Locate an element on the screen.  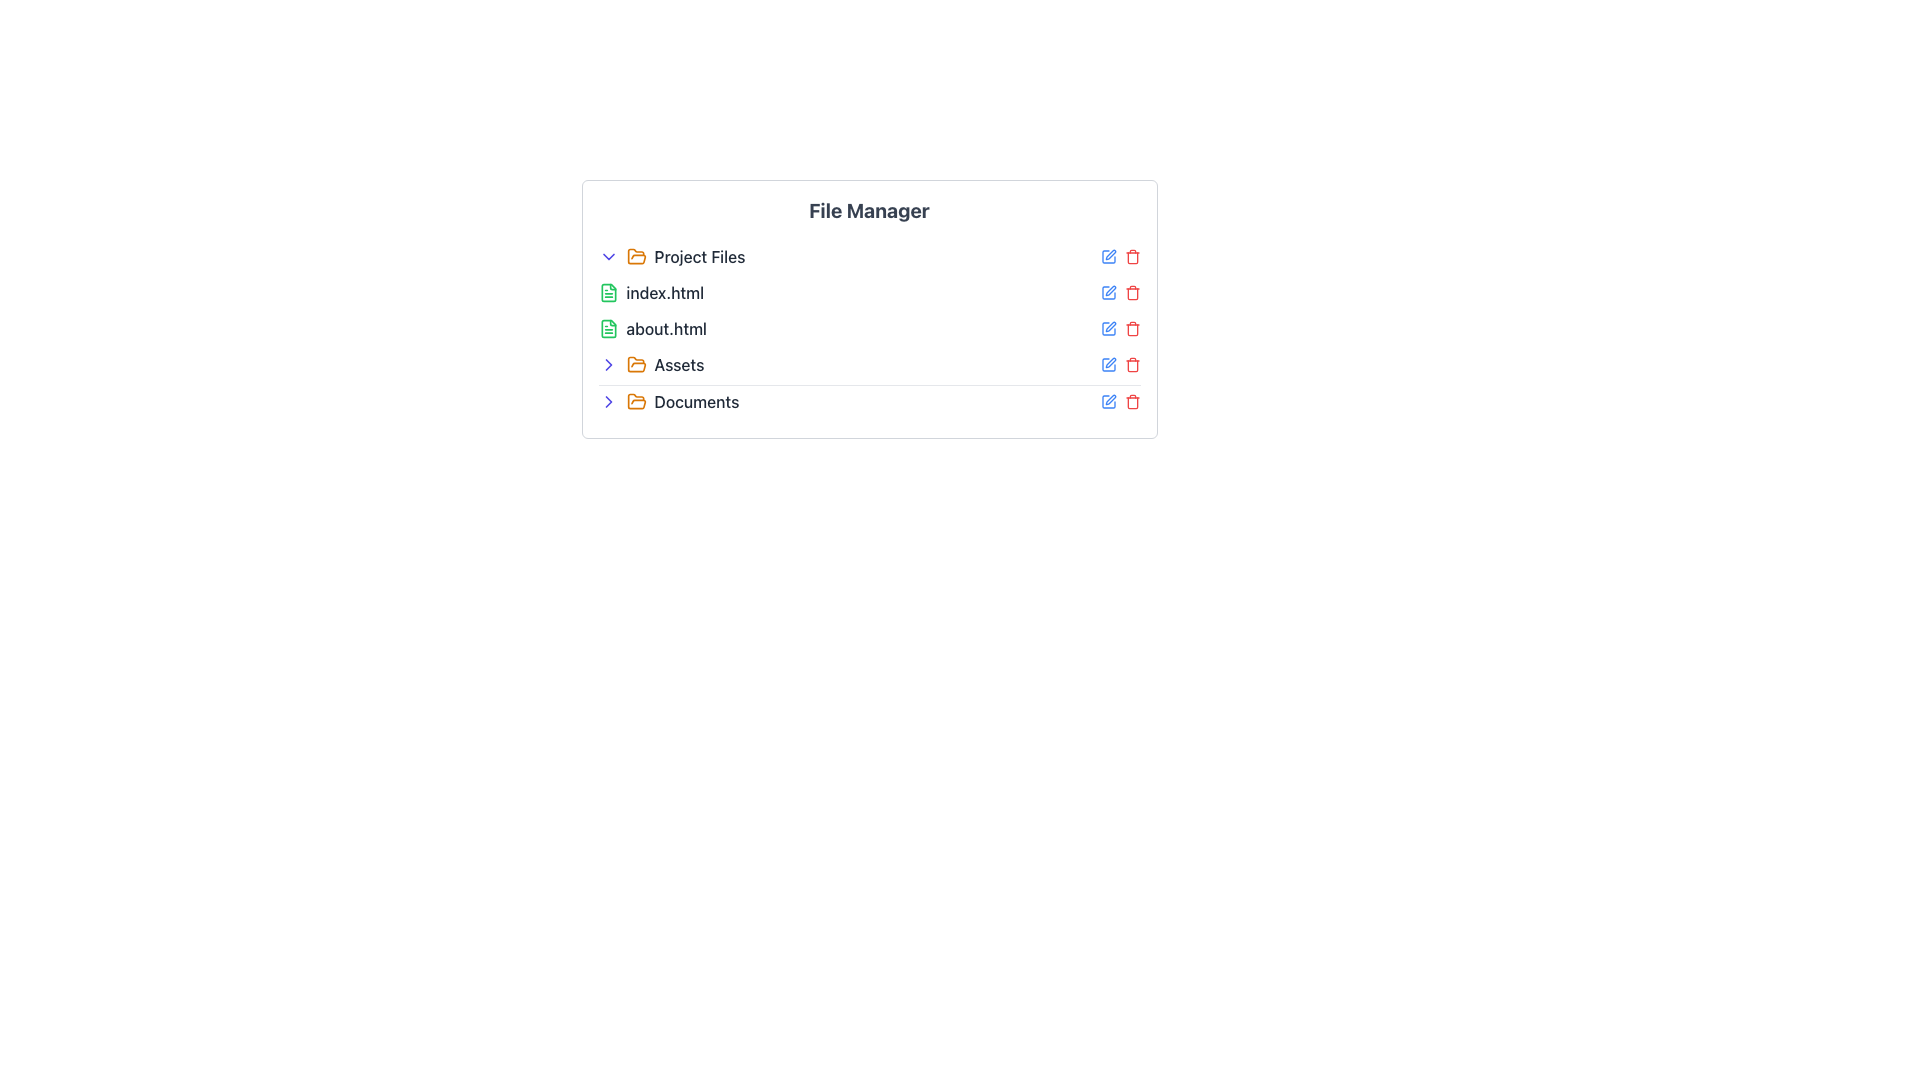
the pen-like icon button in the toolbar associated with the file 'index.html' is located at coordinates (1109, 290).